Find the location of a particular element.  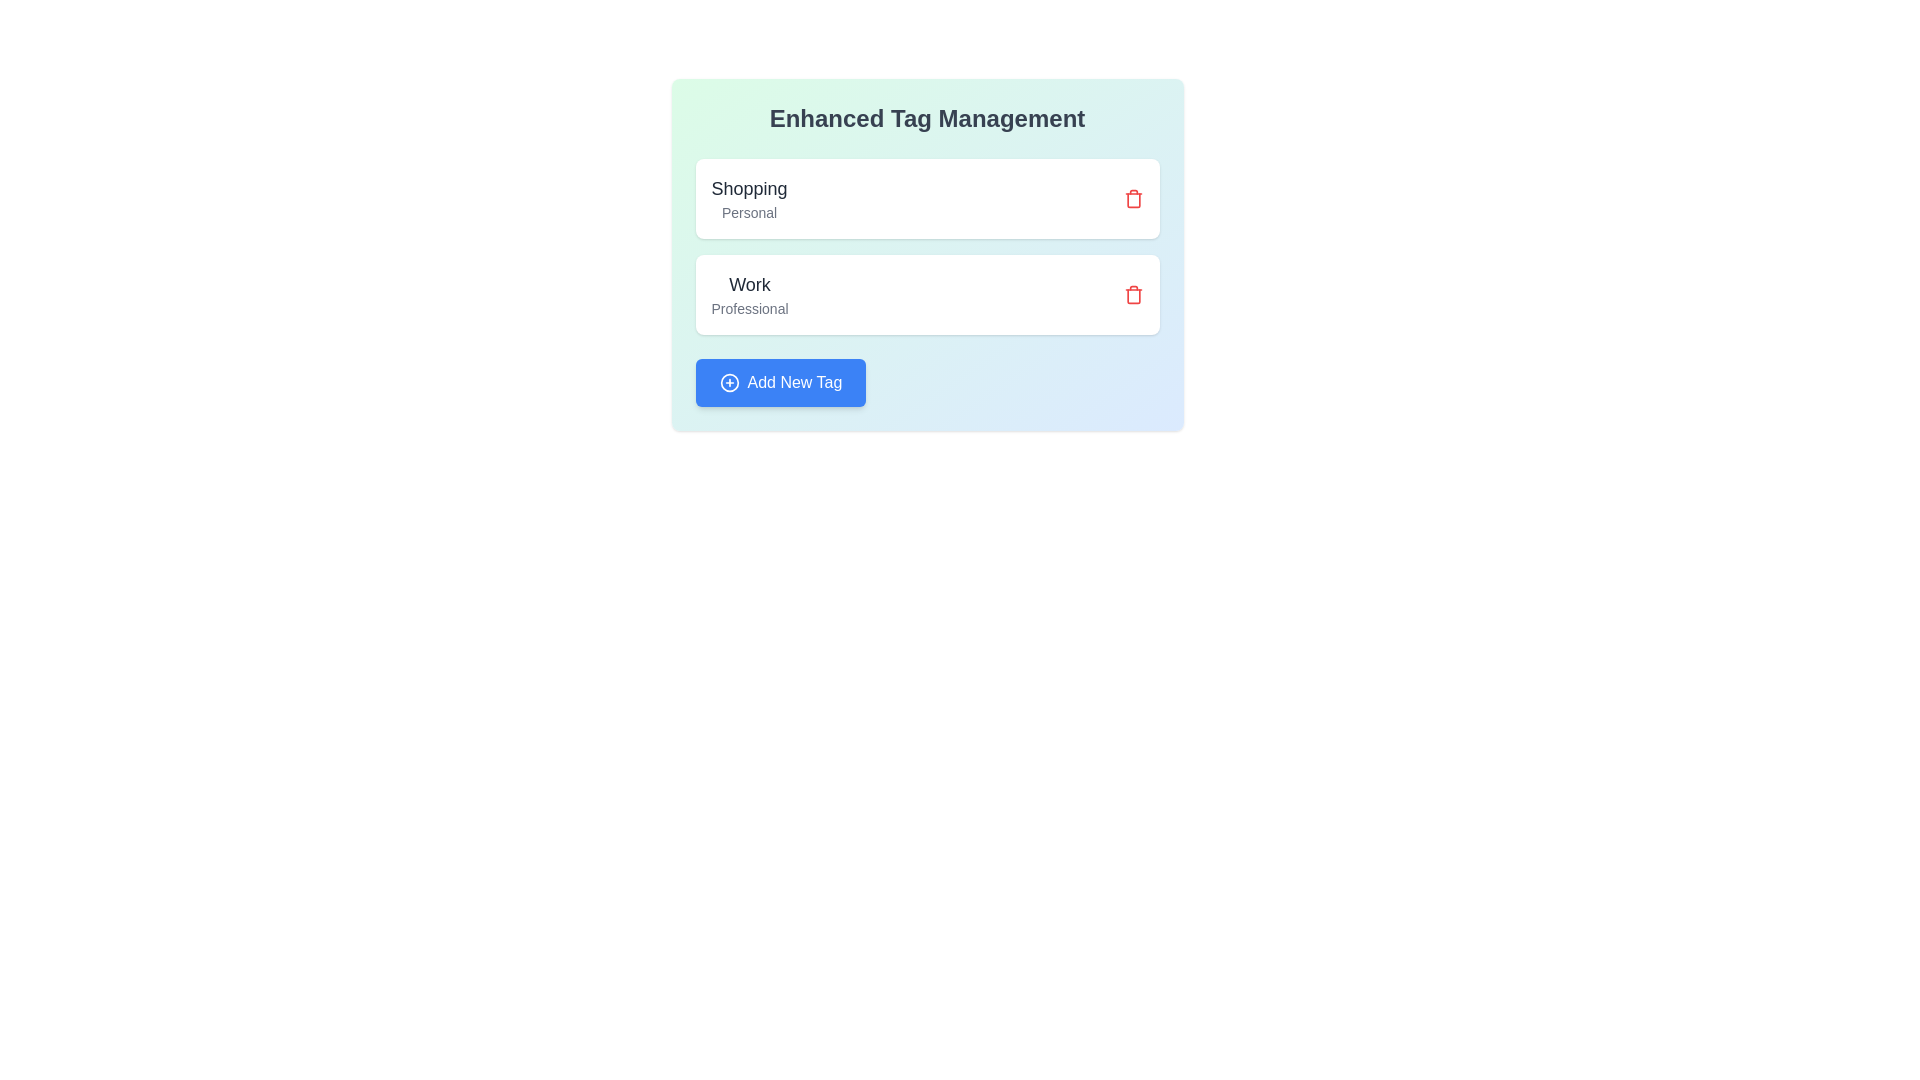

the text label that displays 'Work' in bold and 'Professional' in a smaller font, located between 'Shopping Personal' and 'Add New Tag' is located at coordinates (748, 294).